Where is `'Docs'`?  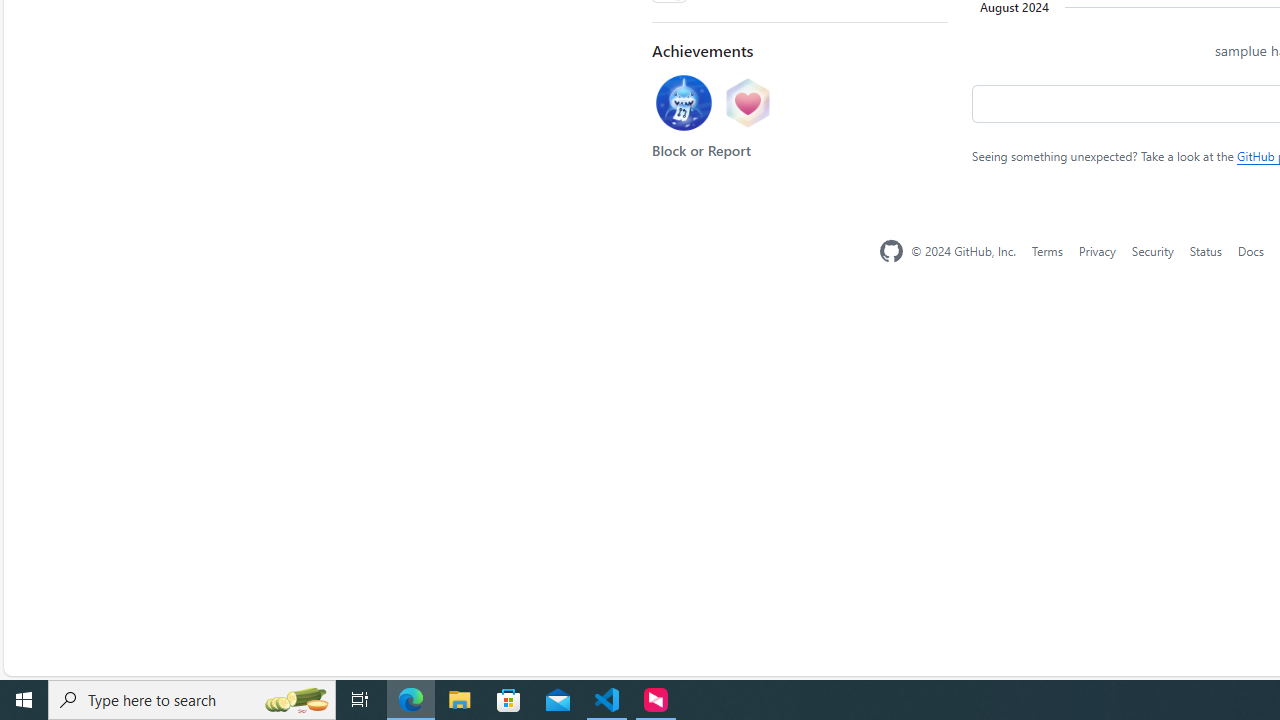
'Docs' is located at coordinates (1249, 250).